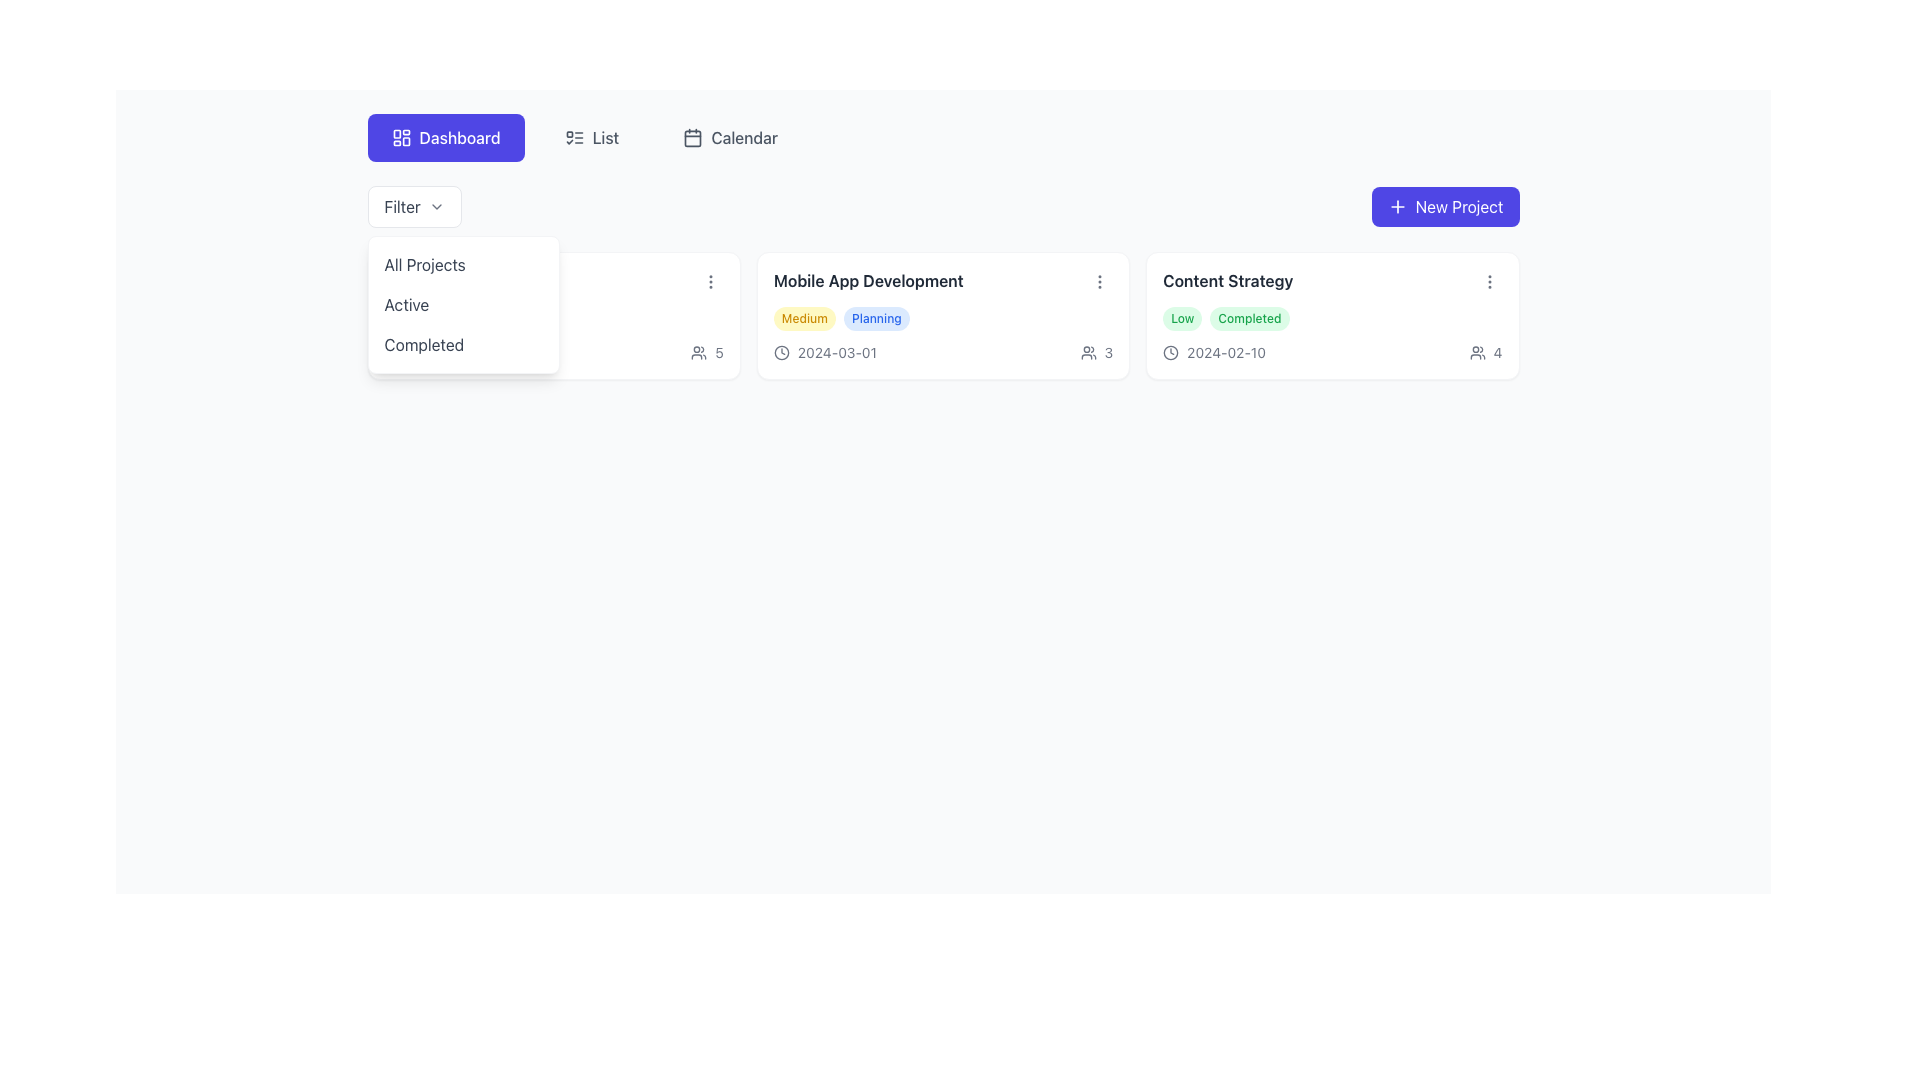 This screenshot has height=1080, width=1920. Describe the element at coordinates (825, 352) in the screenshot. I see `the label displaying the date '2024-03-01' with a clock icon in the 'Mobile App Development' card` at that location.